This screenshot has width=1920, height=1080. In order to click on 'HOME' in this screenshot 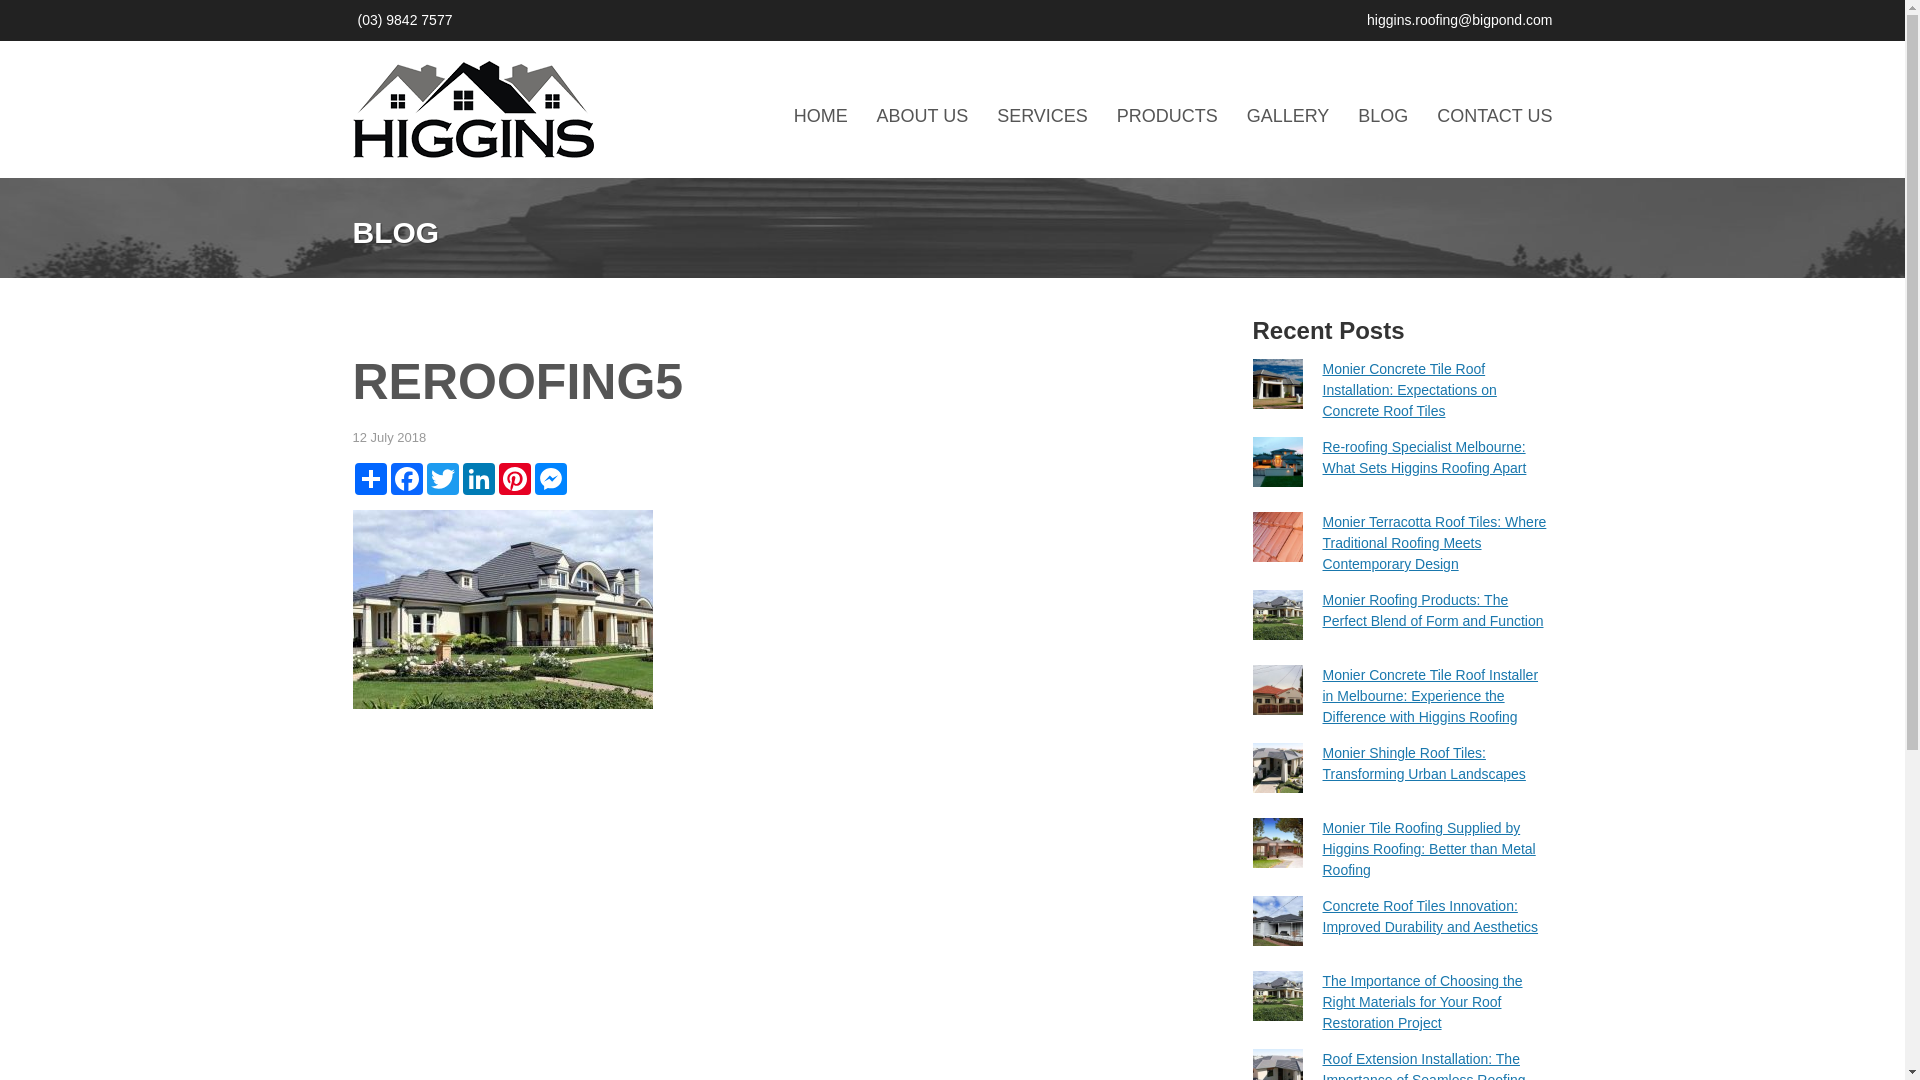, I will do `click(820, 115)`.